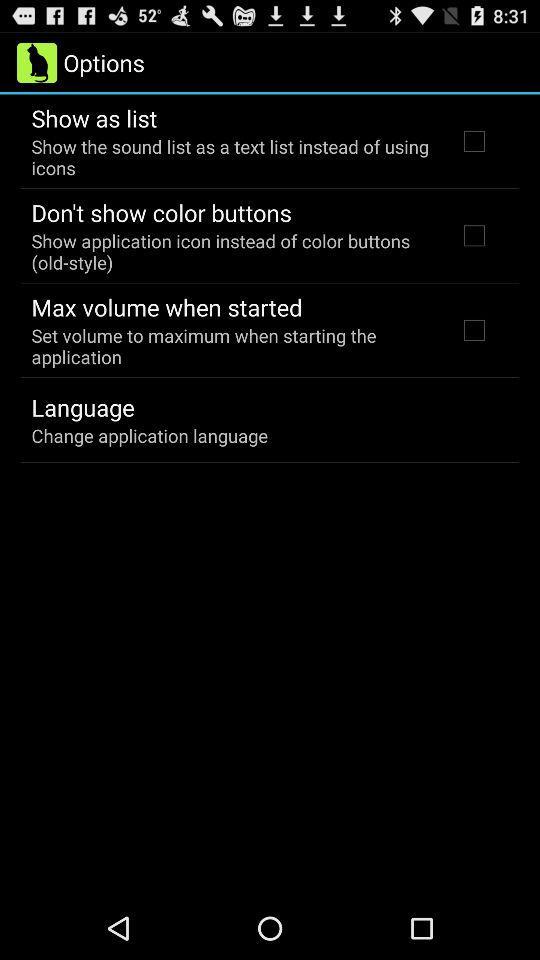  What do you see at coordinates (230, 346) in the screenshot?
I see `the set volume to app` at bounding box center [230, 346].